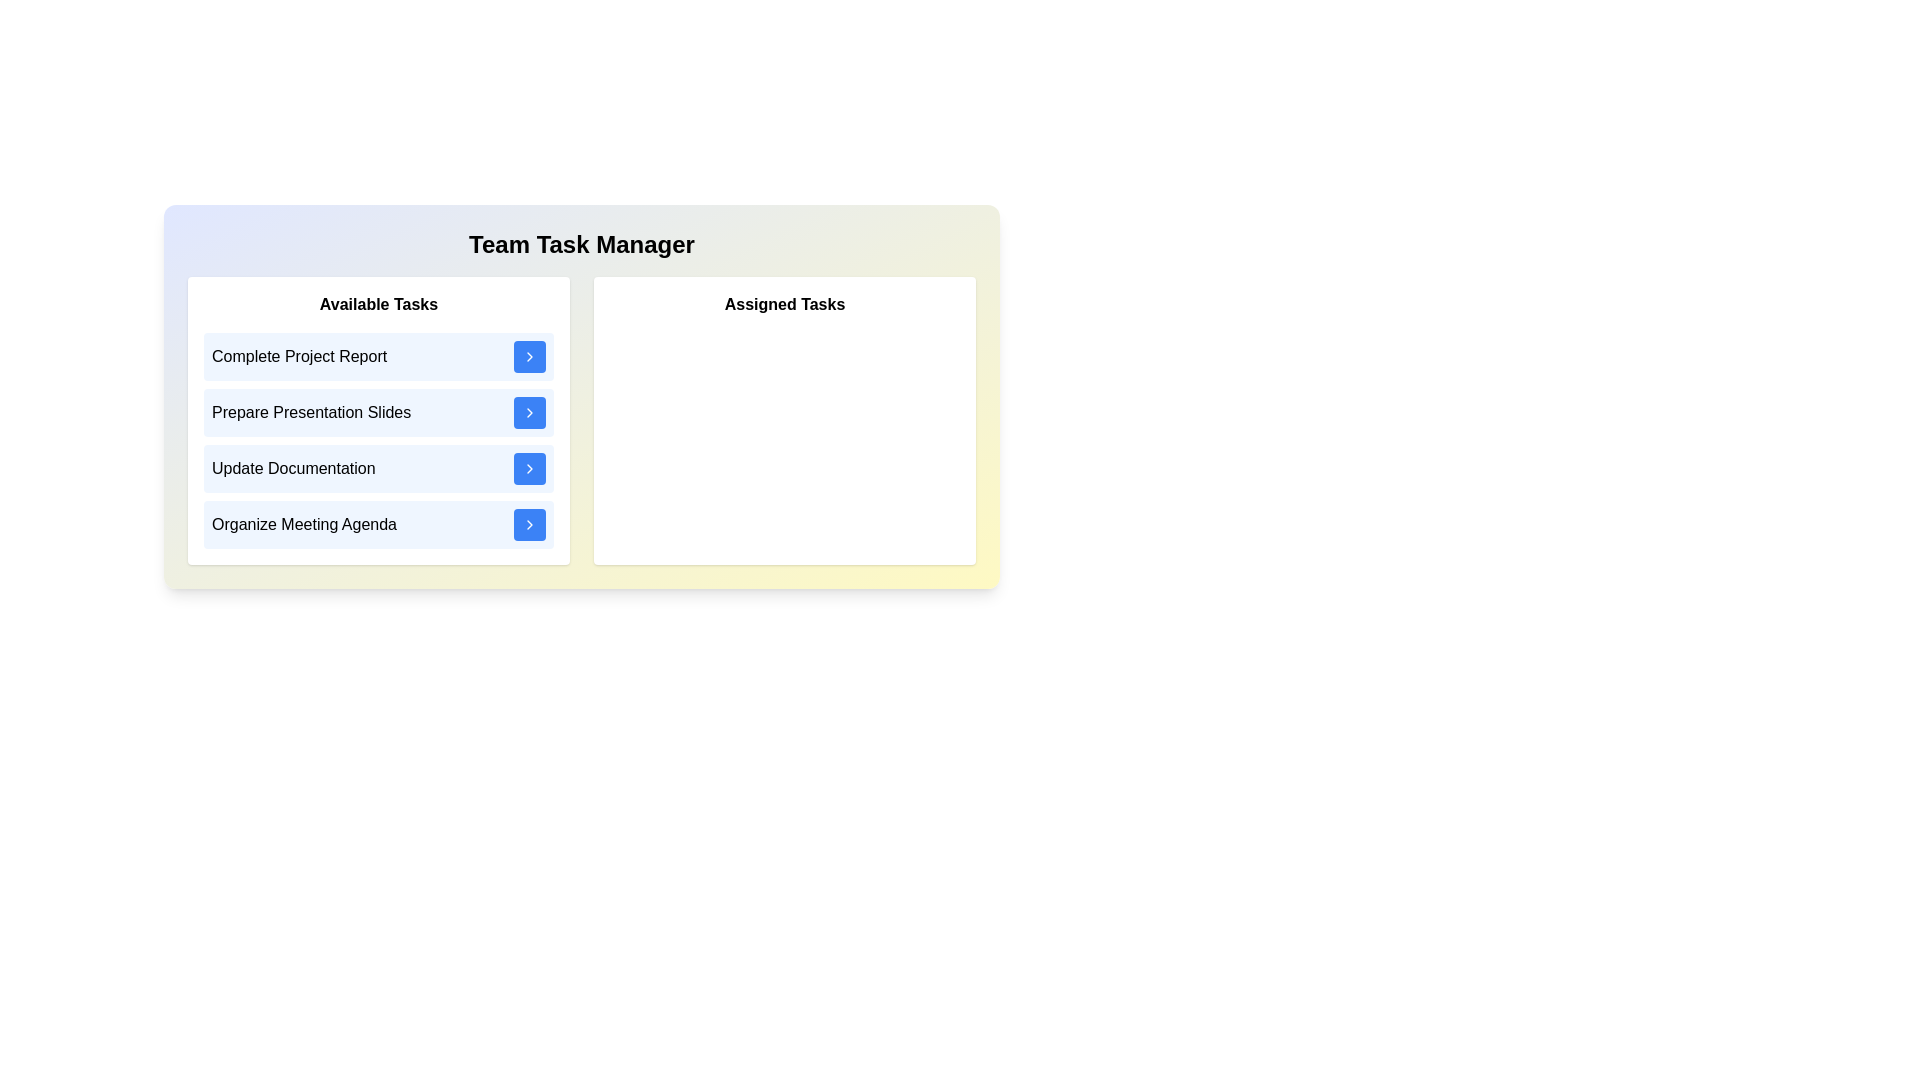 This screenshot has height=1080, width=1920. Describe the element at coordinates (529, 356) in the screenshot. I see `the button corresponding to the task Complete Project Report to assign it` at that location.